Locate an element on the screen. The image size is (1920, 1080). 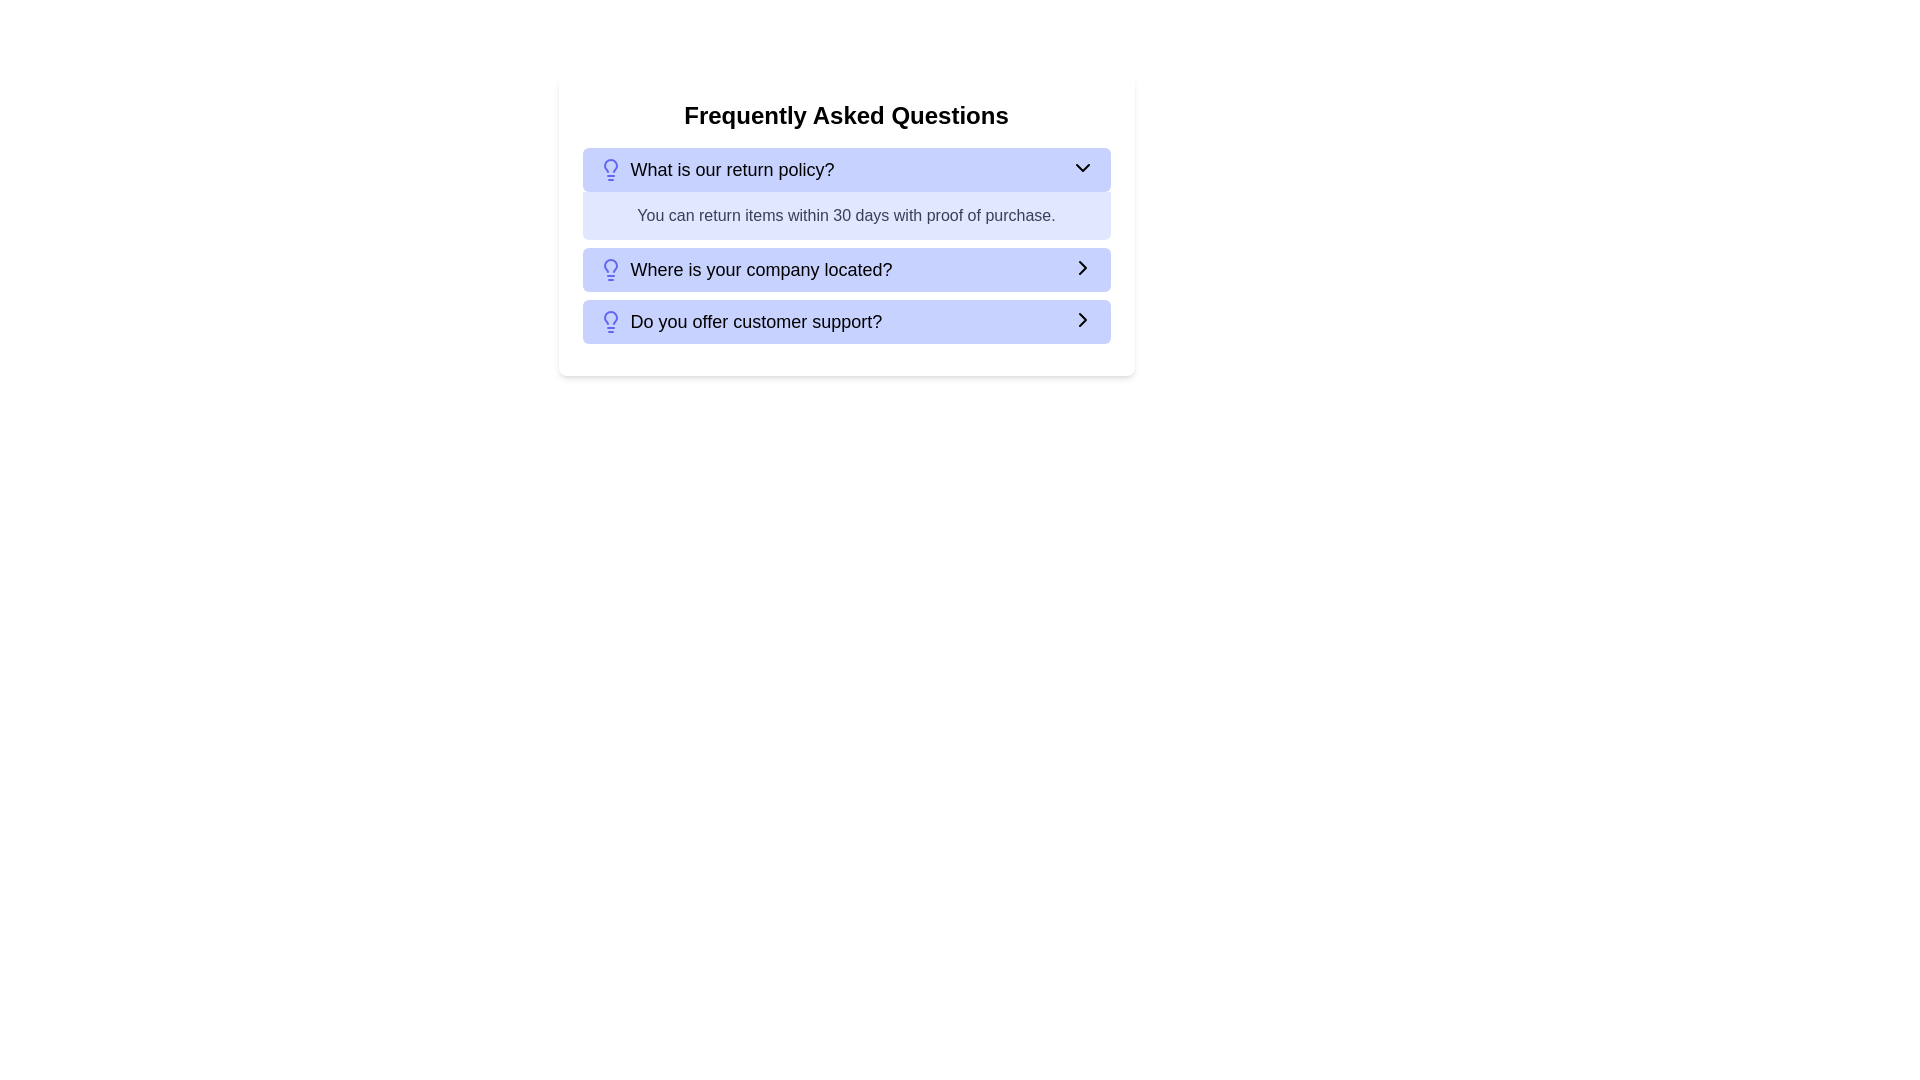
the first Collapsible FAQ item to read the details about the return policy is located at coordinates (846, 193).